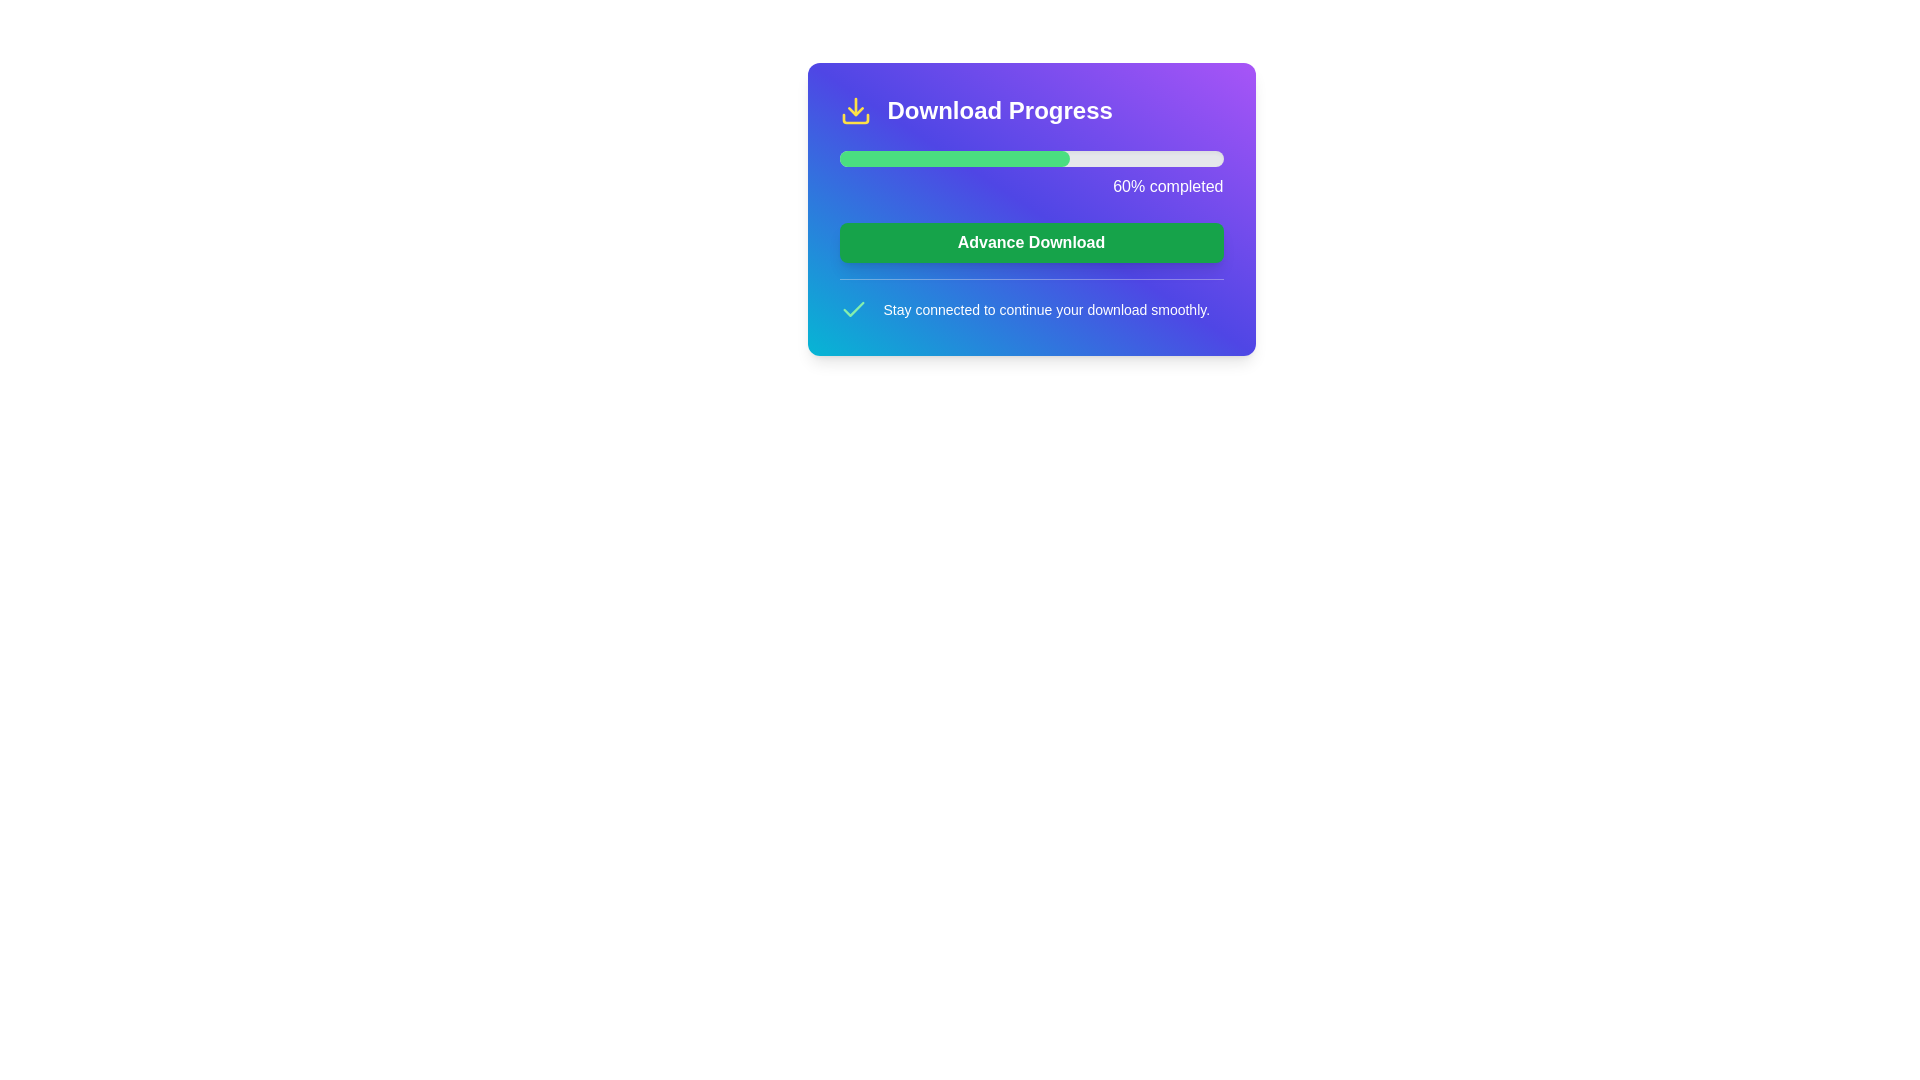 Image resolution: width=1920 pixels, height=1080 pixels. I want to click on the small green checkmark SVG icon, which is located to the left of the text 'Stay connected to continue your download smoothly.', so click(853, 309).